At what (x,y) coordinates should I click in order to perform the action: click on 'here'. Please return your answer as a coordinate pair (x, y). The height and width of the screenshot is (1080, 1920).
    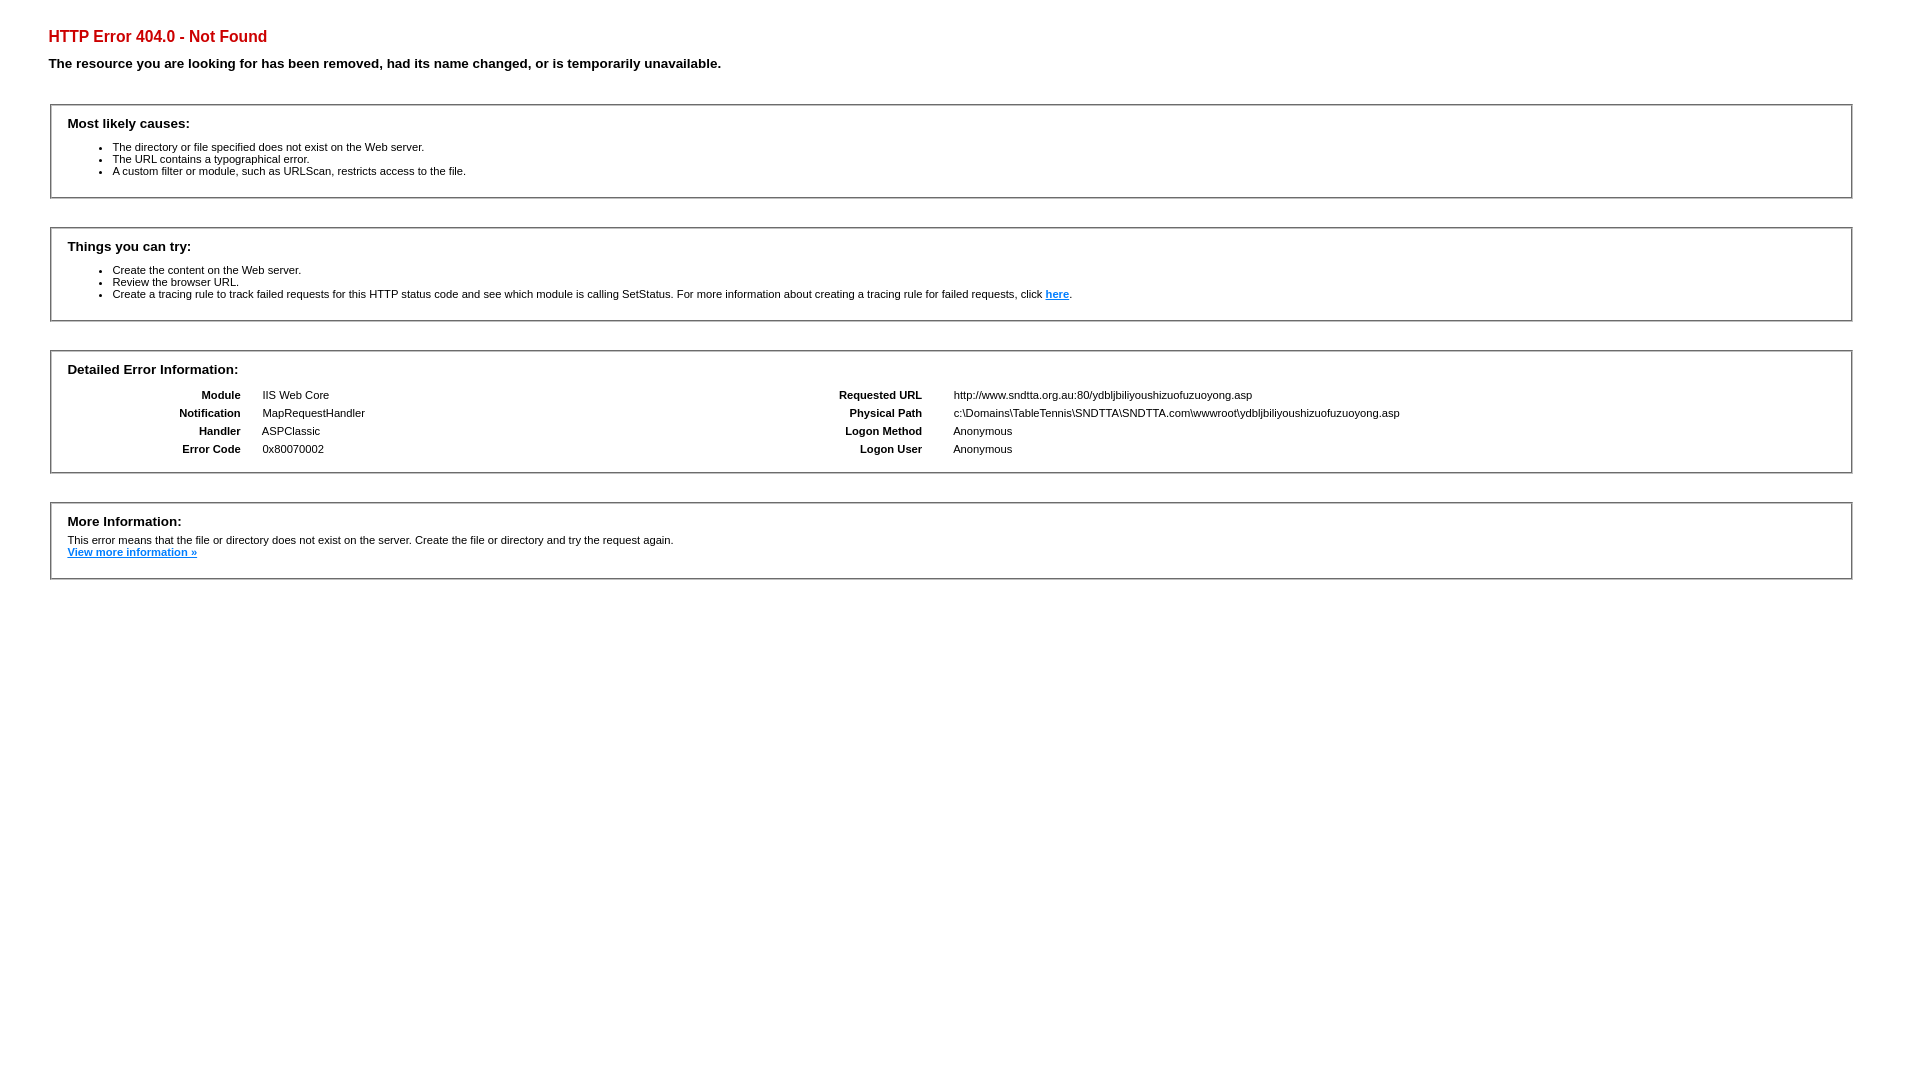
    Looking at the image, I should click on (1056, 293).